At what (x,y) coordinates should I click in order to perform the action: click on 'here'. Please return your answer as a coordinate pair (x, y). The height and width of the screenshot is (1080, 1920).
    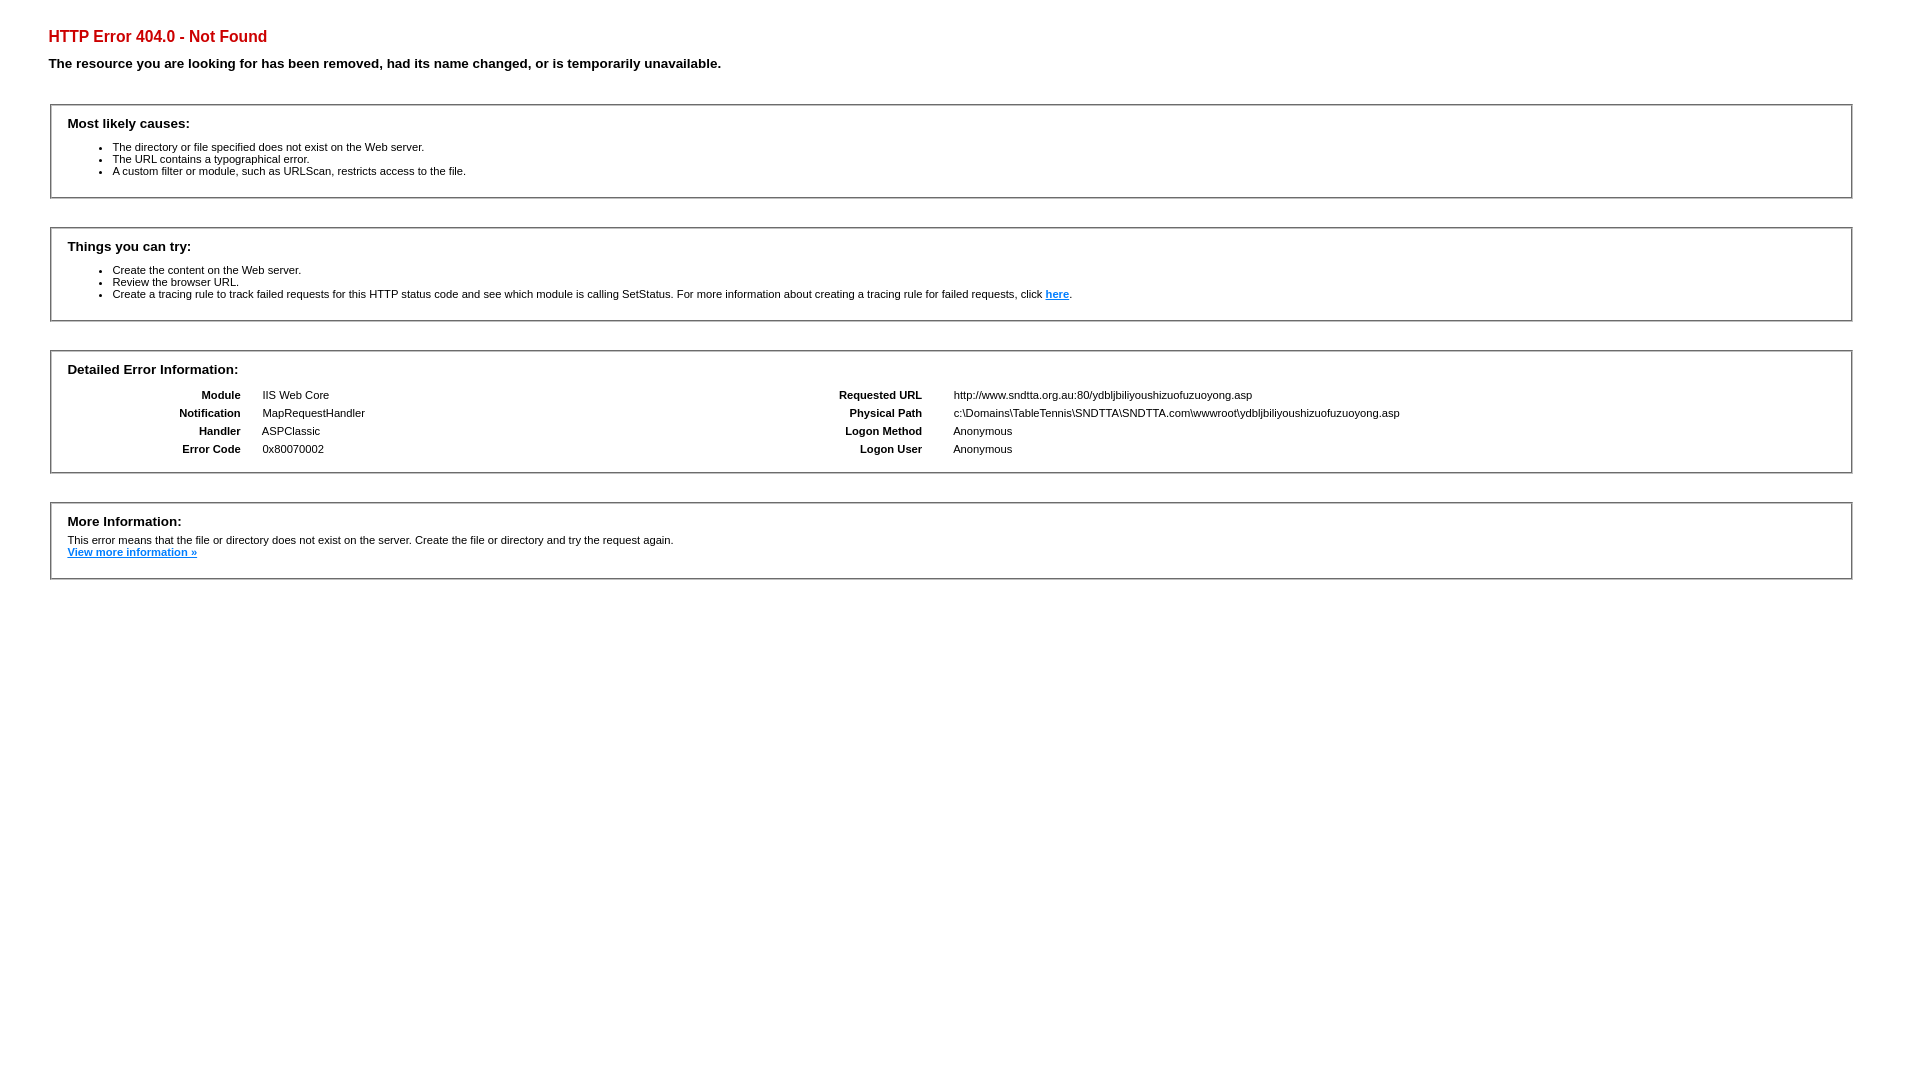
    Looking at the image, I should click on (1056, 293).